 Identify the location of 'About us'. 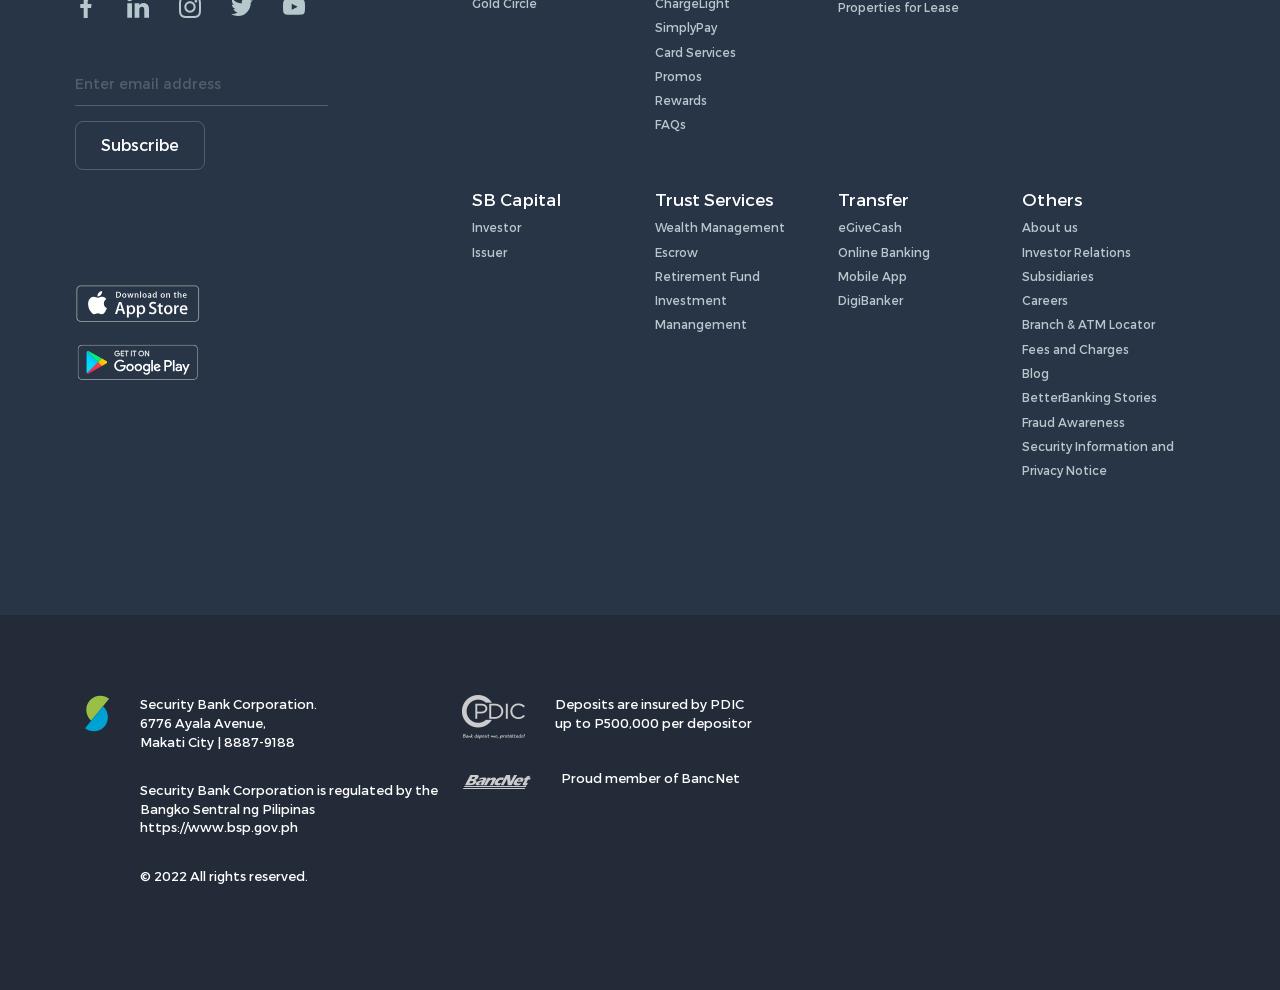
(1047, 226).